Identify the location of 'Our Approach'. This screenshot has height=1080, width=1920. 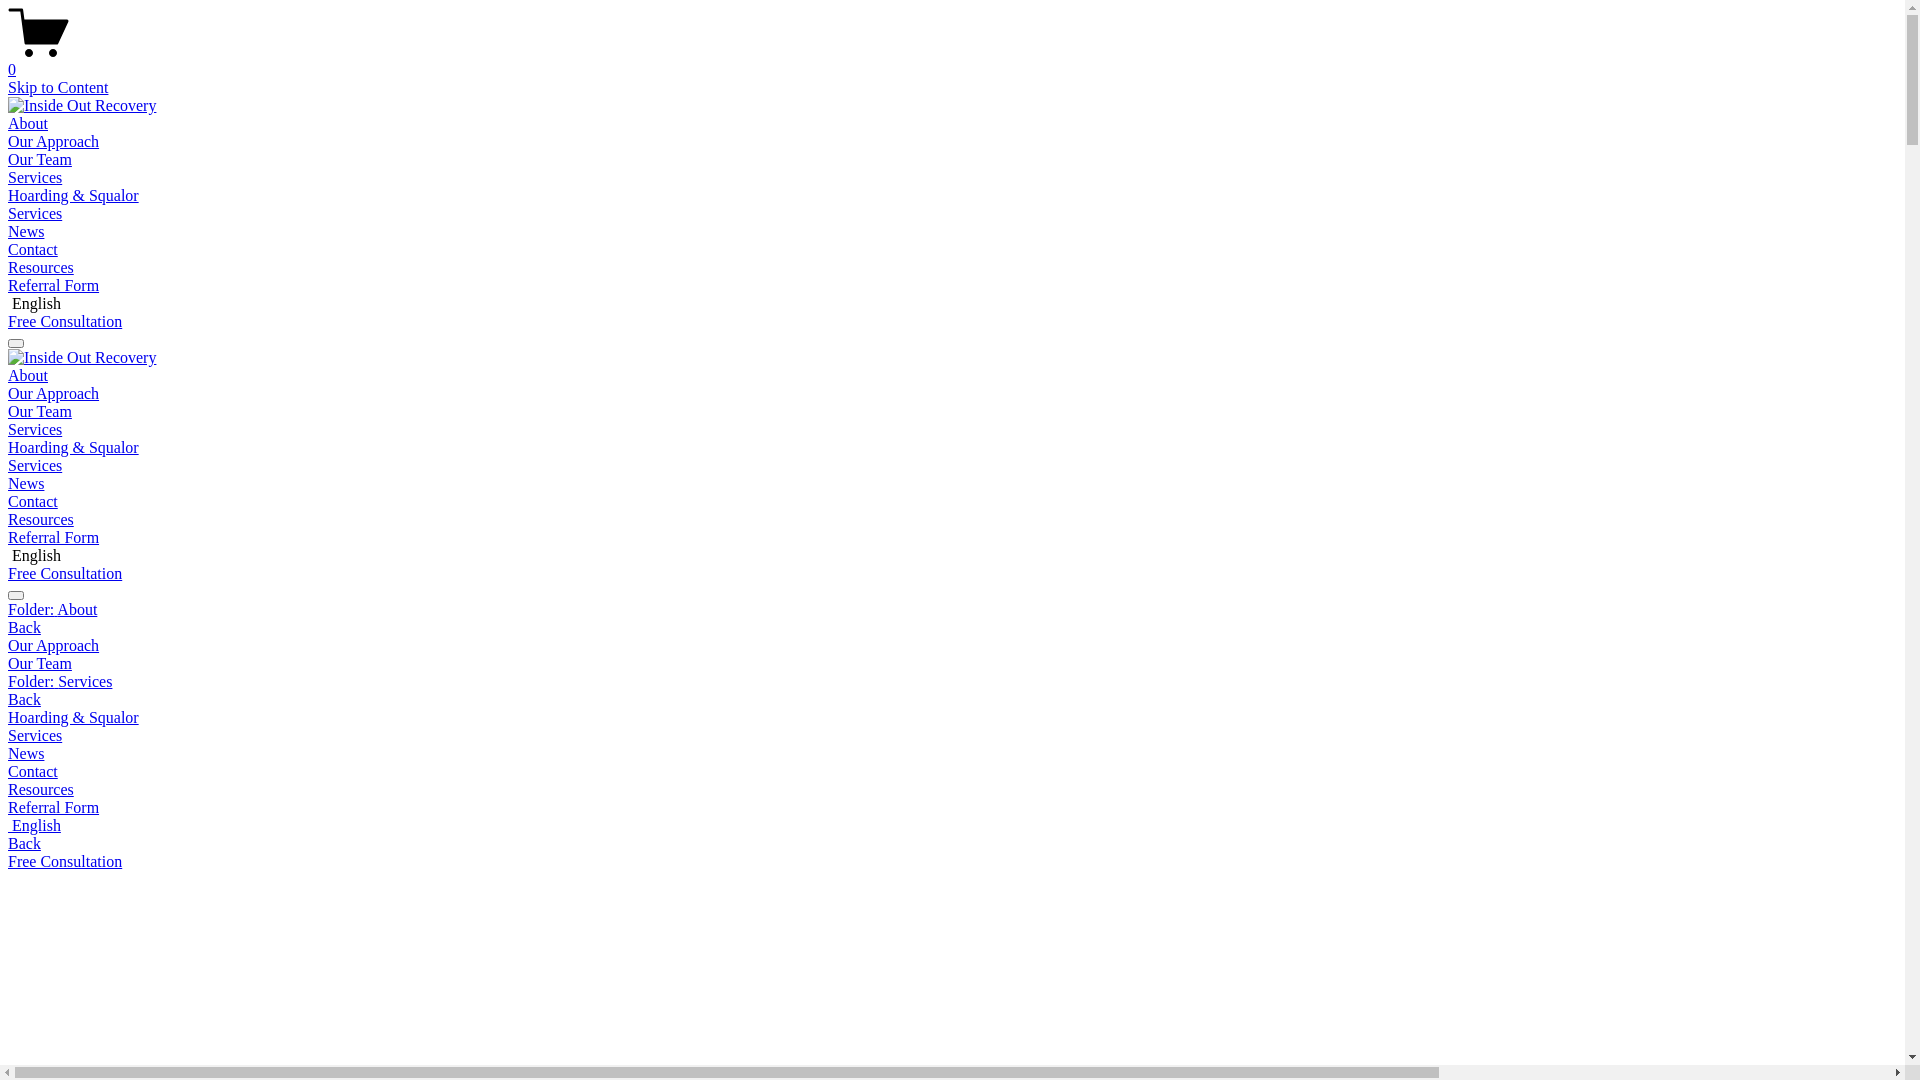
(53, 393).